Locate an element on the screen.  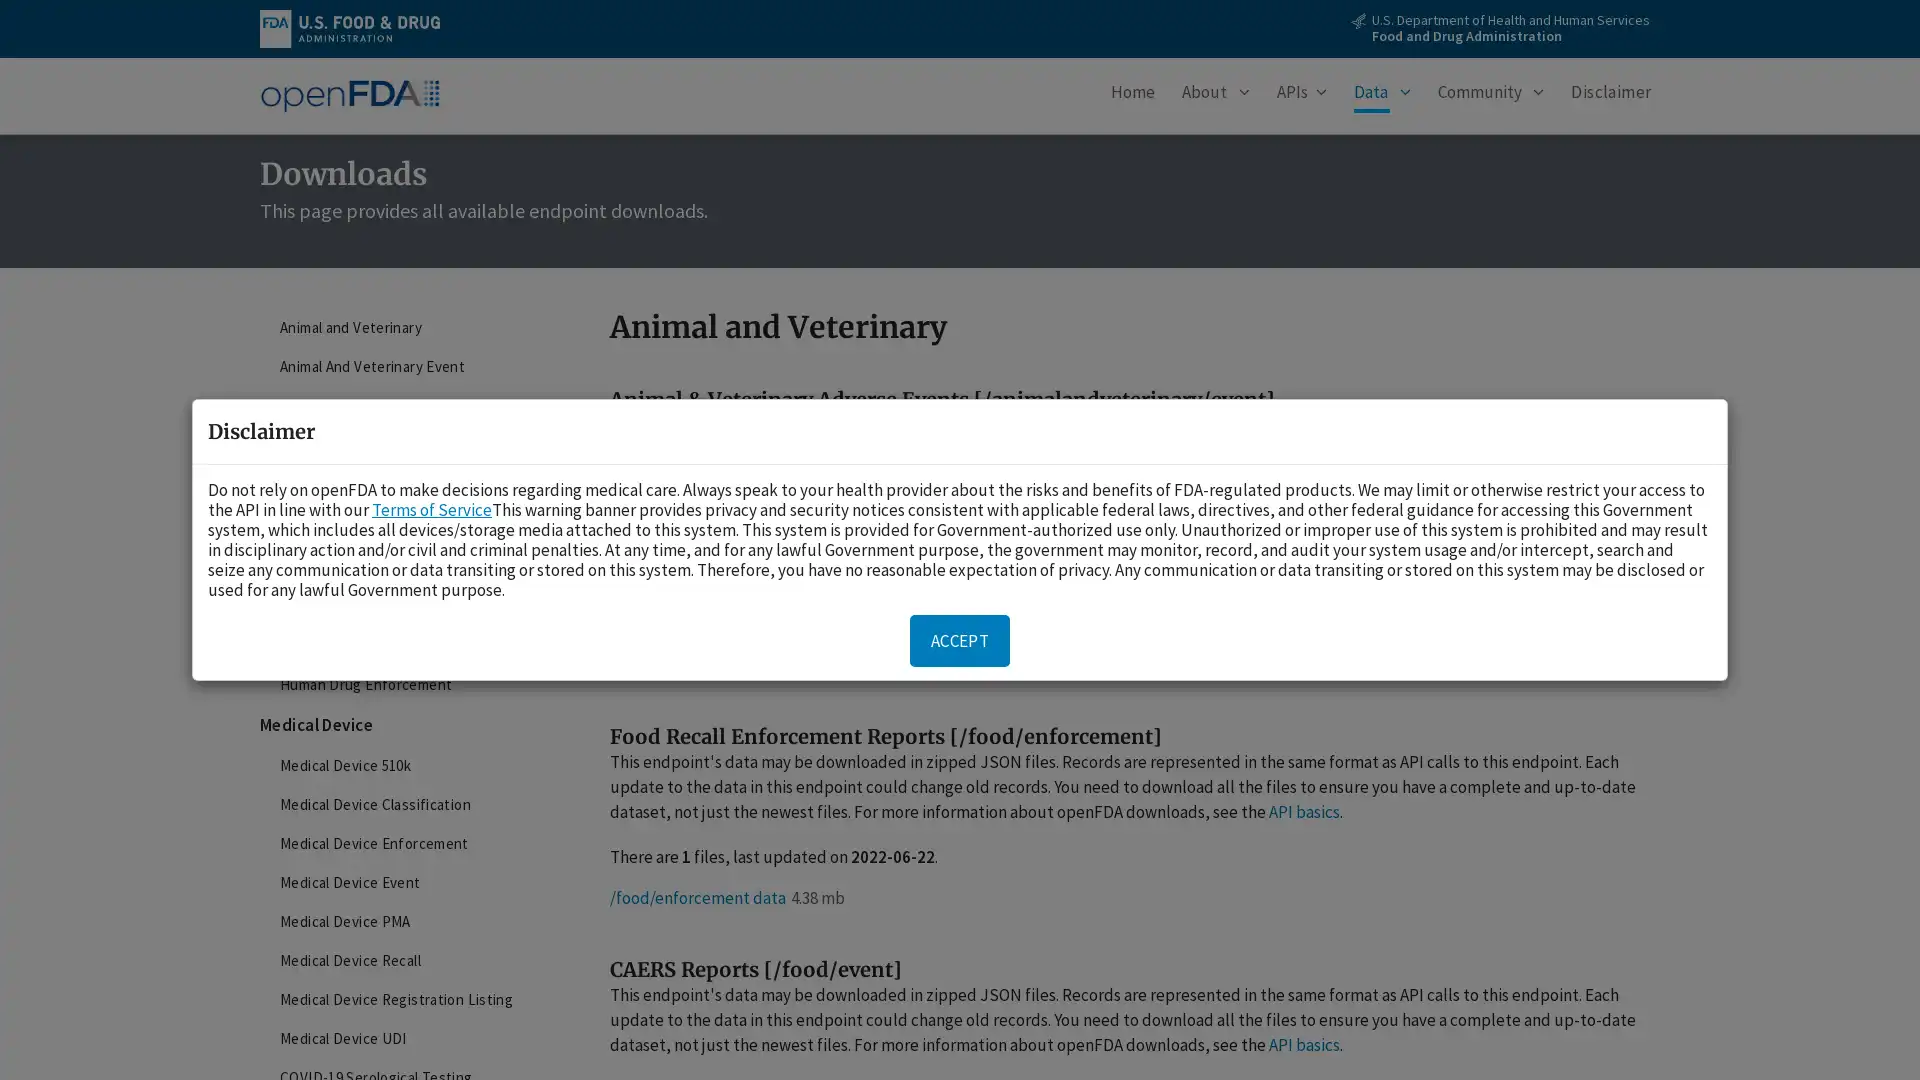
Medical Device Event is located at coordinates (408, 881).